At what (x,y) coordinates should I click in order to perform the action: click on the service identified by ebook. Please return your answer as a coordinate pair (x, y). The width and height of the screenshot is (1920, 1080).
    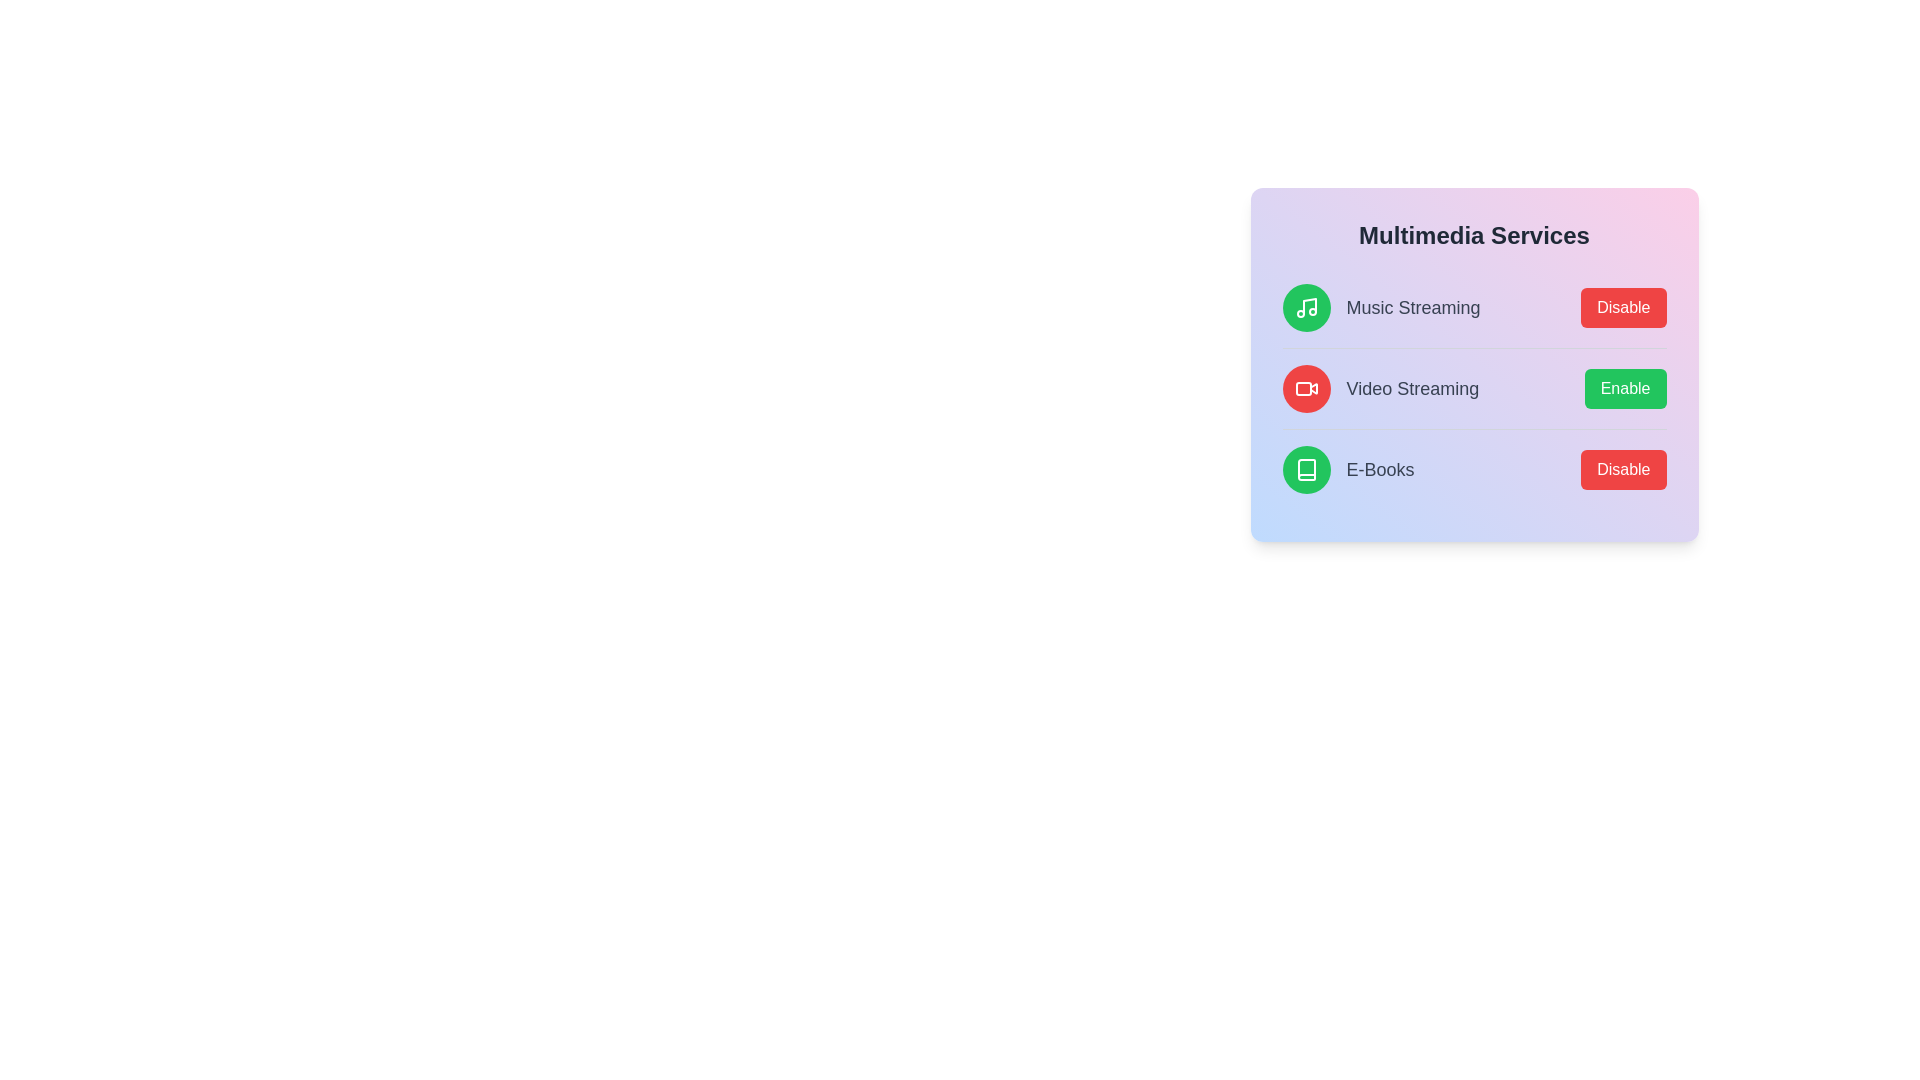
    Looking at the image, I should click on (1623, 470).